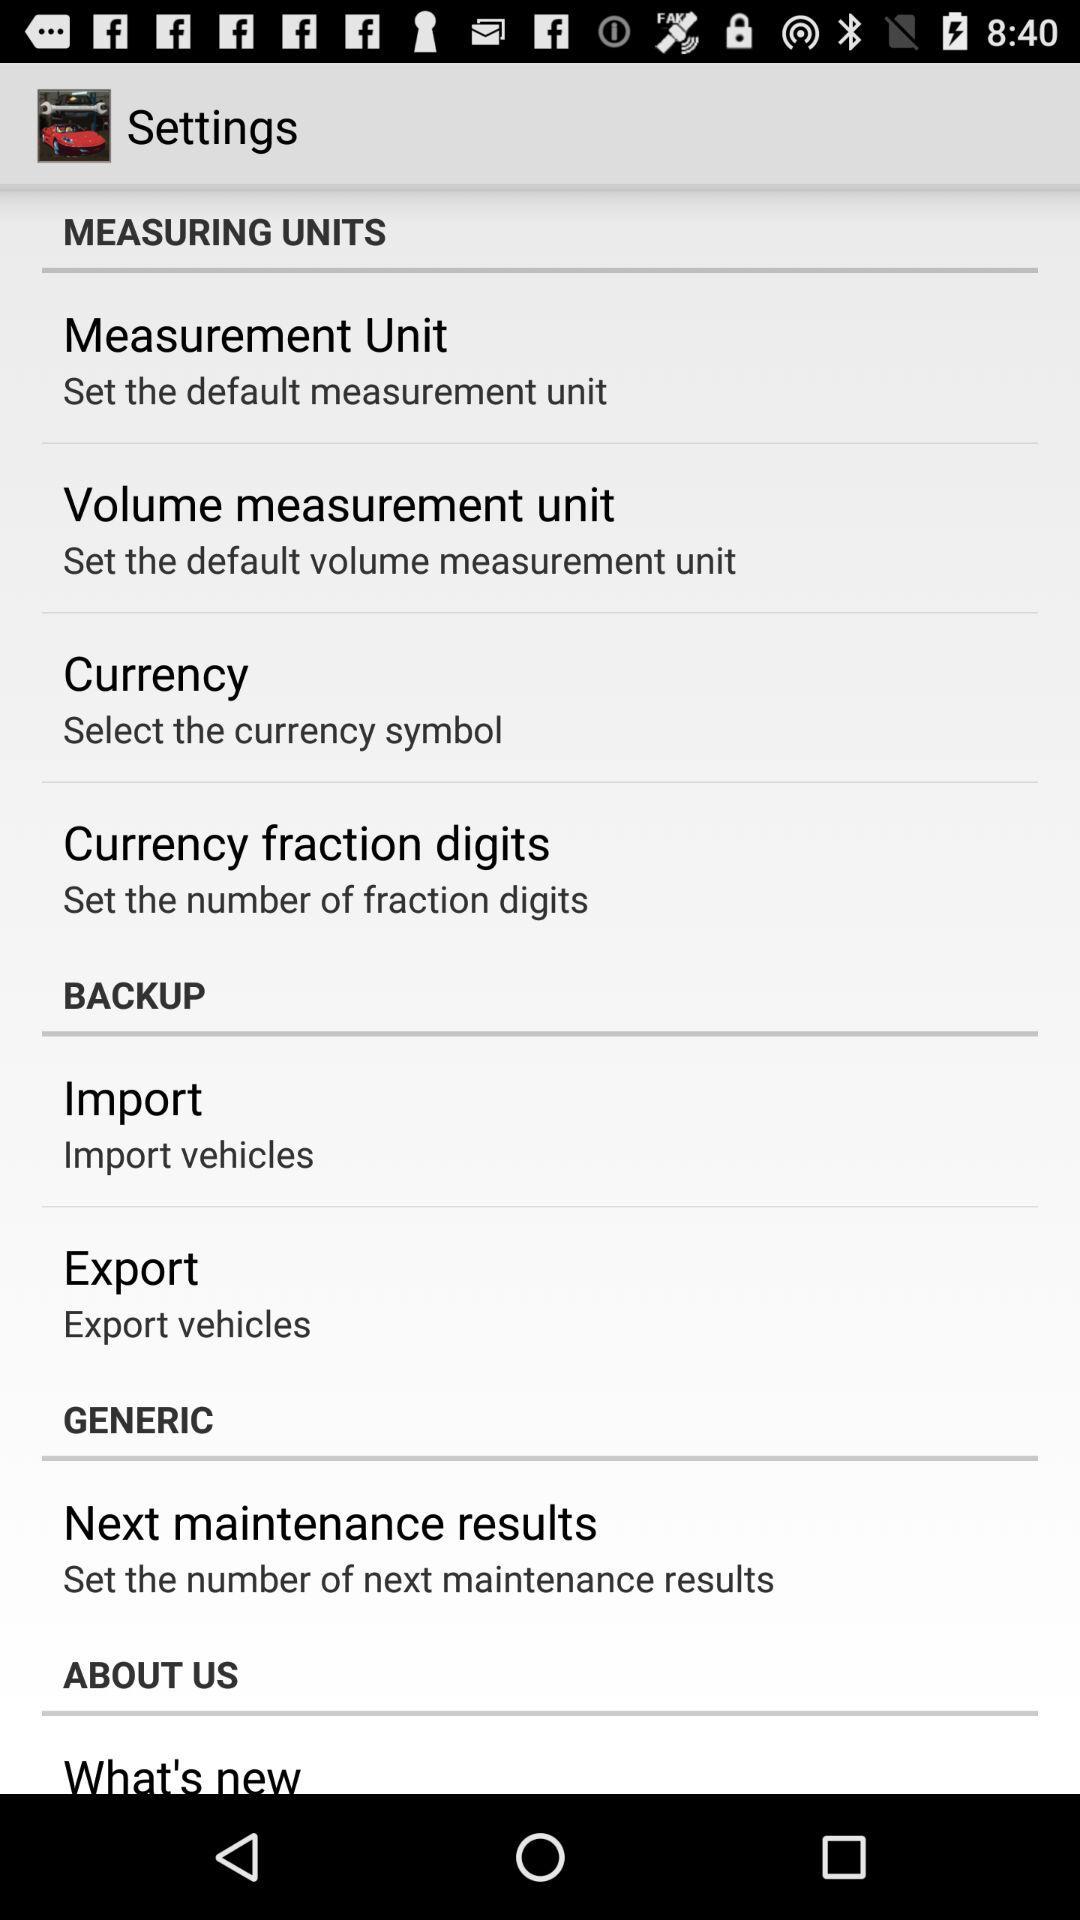  Describe the element at coordinates (182, 1769) in the screenshot. I see `icon below the about us item` at that location.